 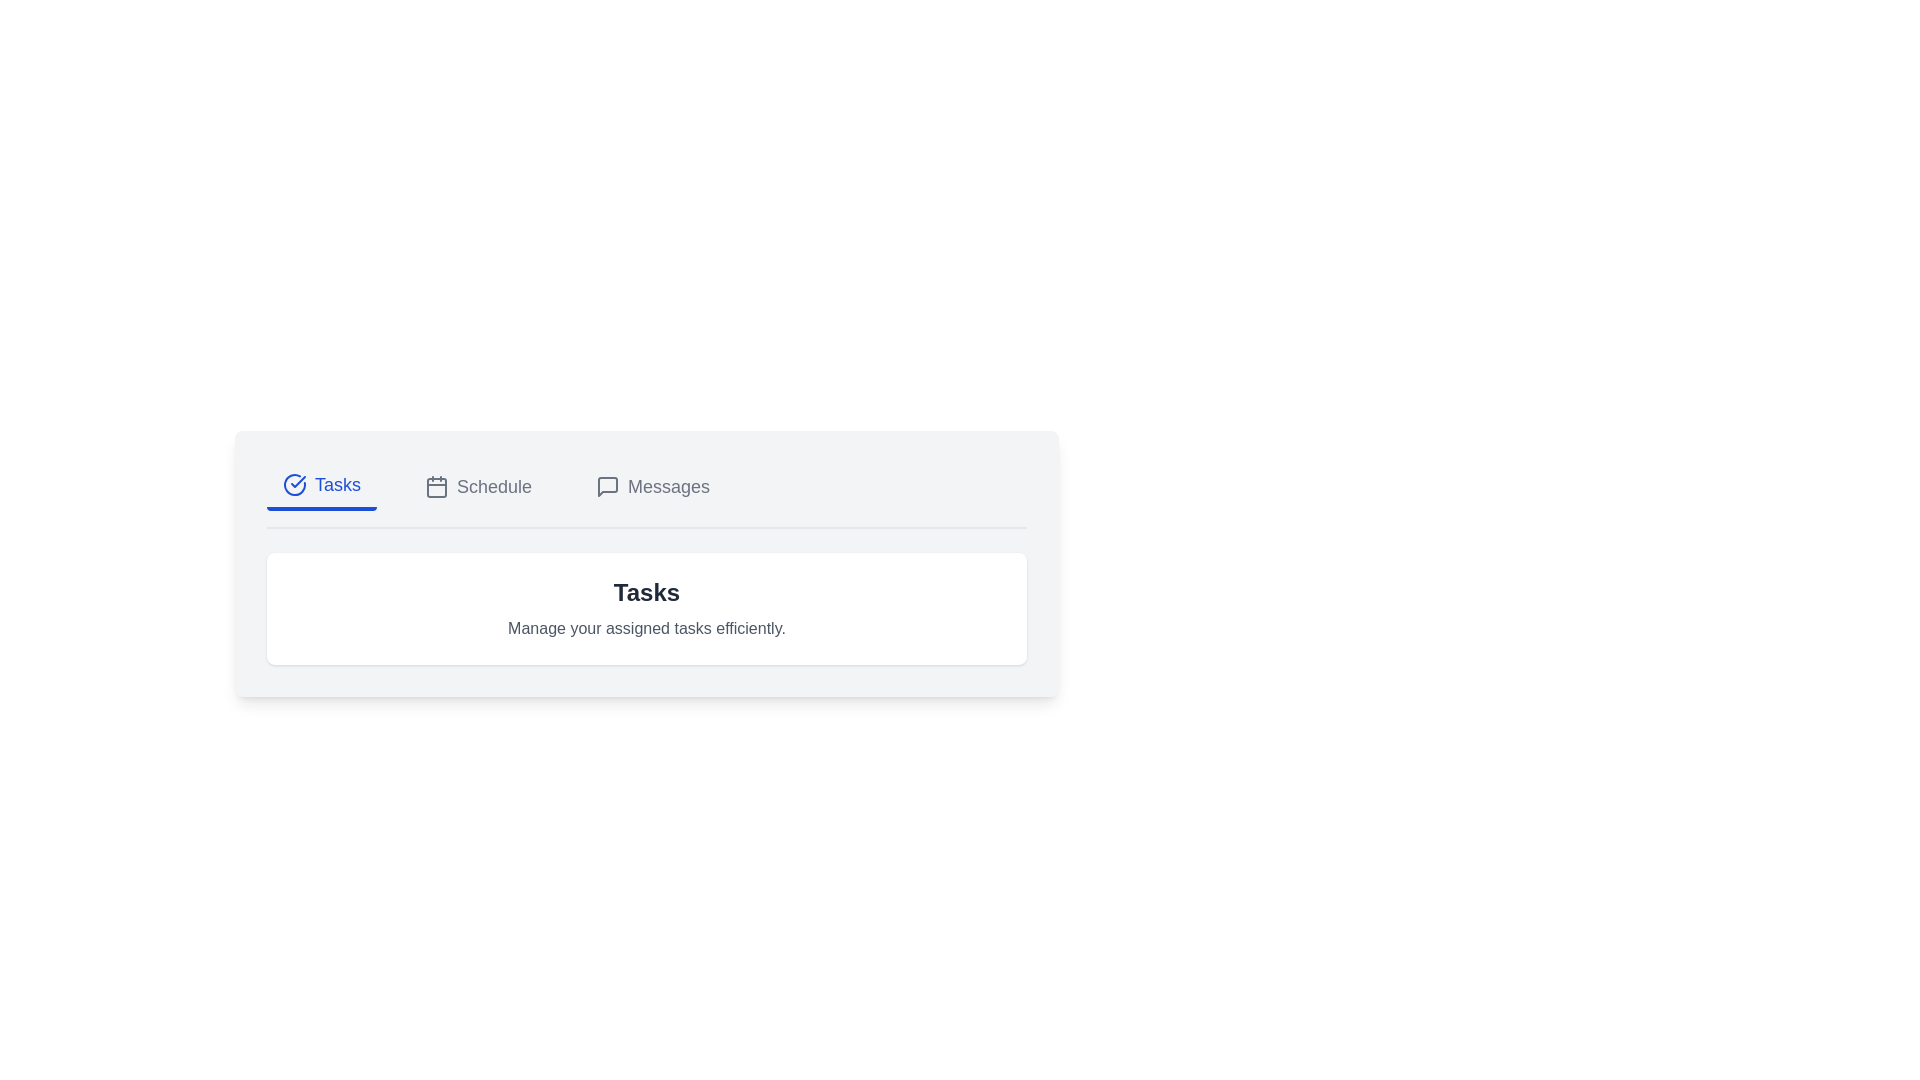 What do you see at coordinates (477, 486) in the screenshot?
I see `the Schedule tab` at bounding box center [477, 486].